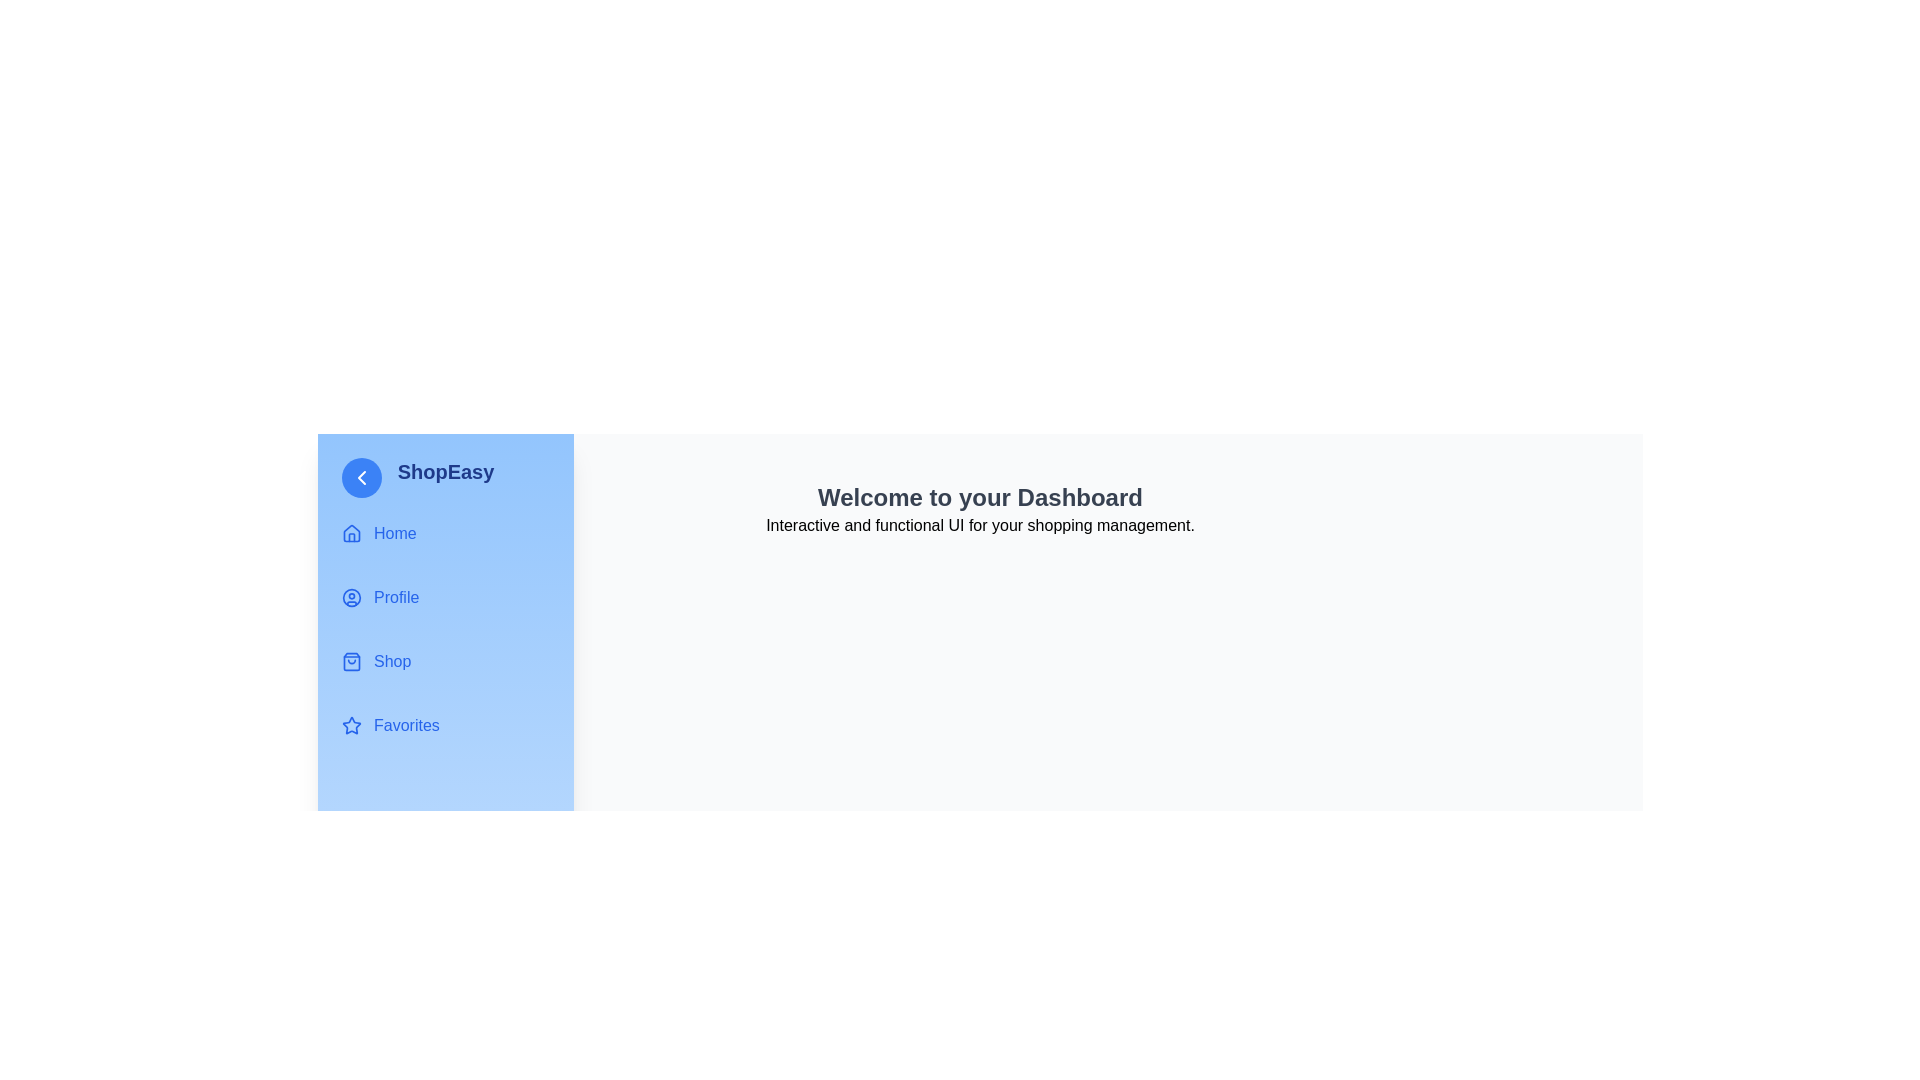 The image size is (1920, 1080). What do you see at coordinates (445, 628) in the screenshot?
I see `the individual menu item in the ShopEasy navigation menu` at bounding box center [445, 628].